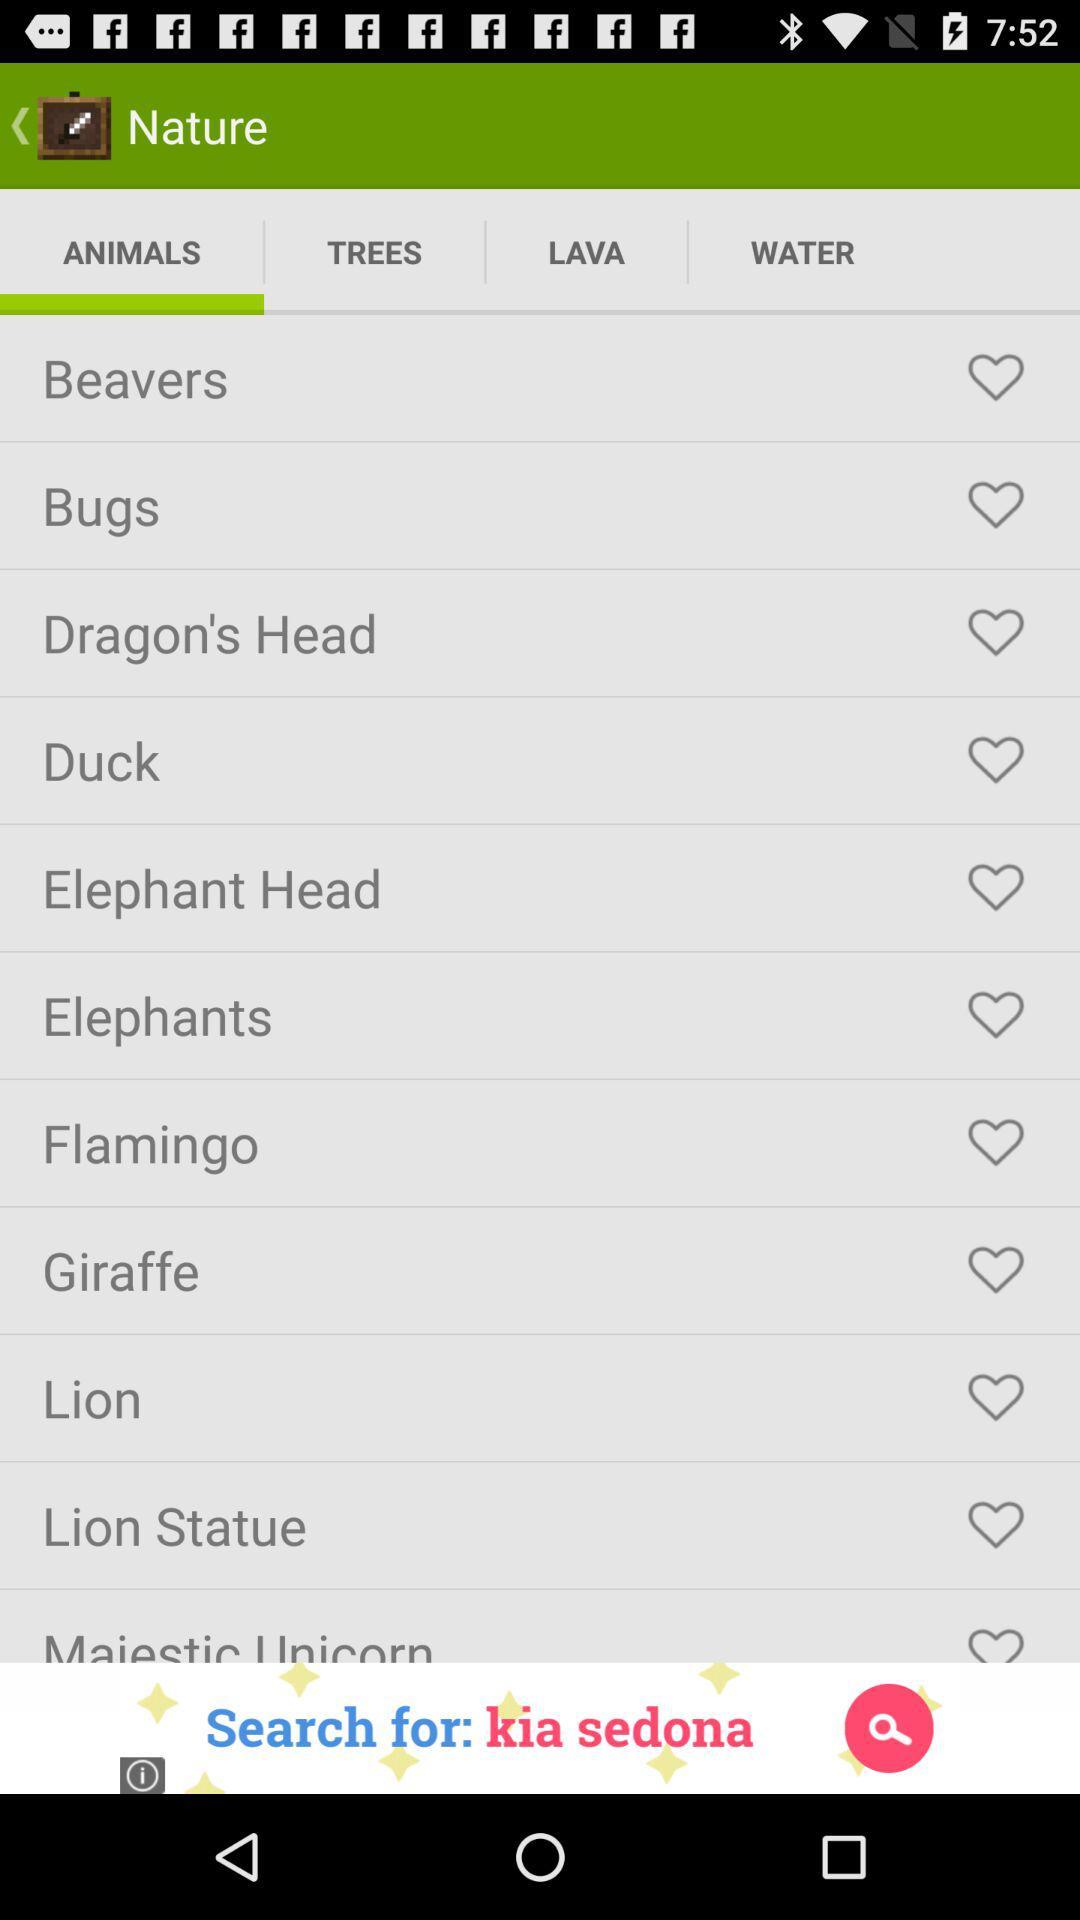 This screenshot has height=1920, width=1080. What do you see at coordinates (995, 887) in the screenshot?
I see `like button` at bounding box center [995, 887].